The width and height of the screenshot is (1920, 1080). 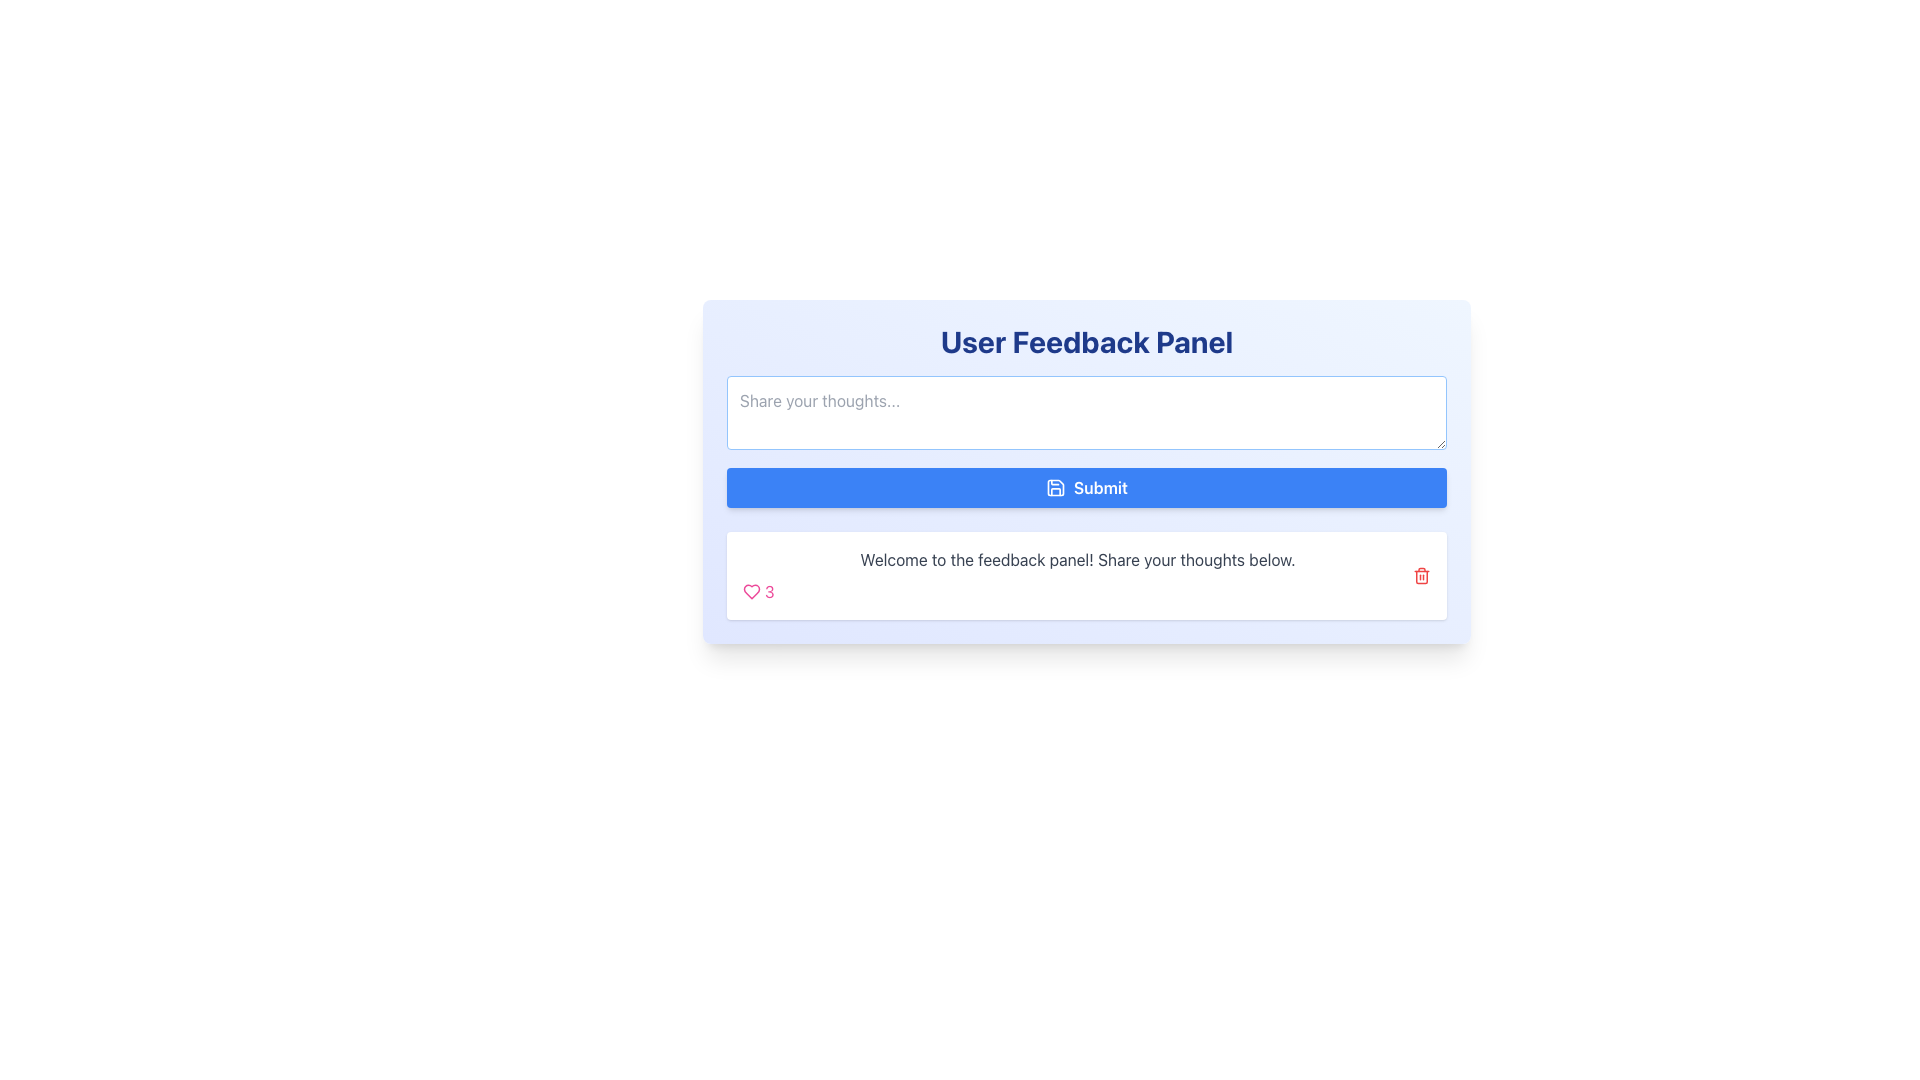 I want to click on the heart icon located towards the bottom of the feedback panel, adjacent to the text 'Welcome to the feedback panel! Share your thoughts below.' and to the left of the numeral three, so click(x=751, y=590).